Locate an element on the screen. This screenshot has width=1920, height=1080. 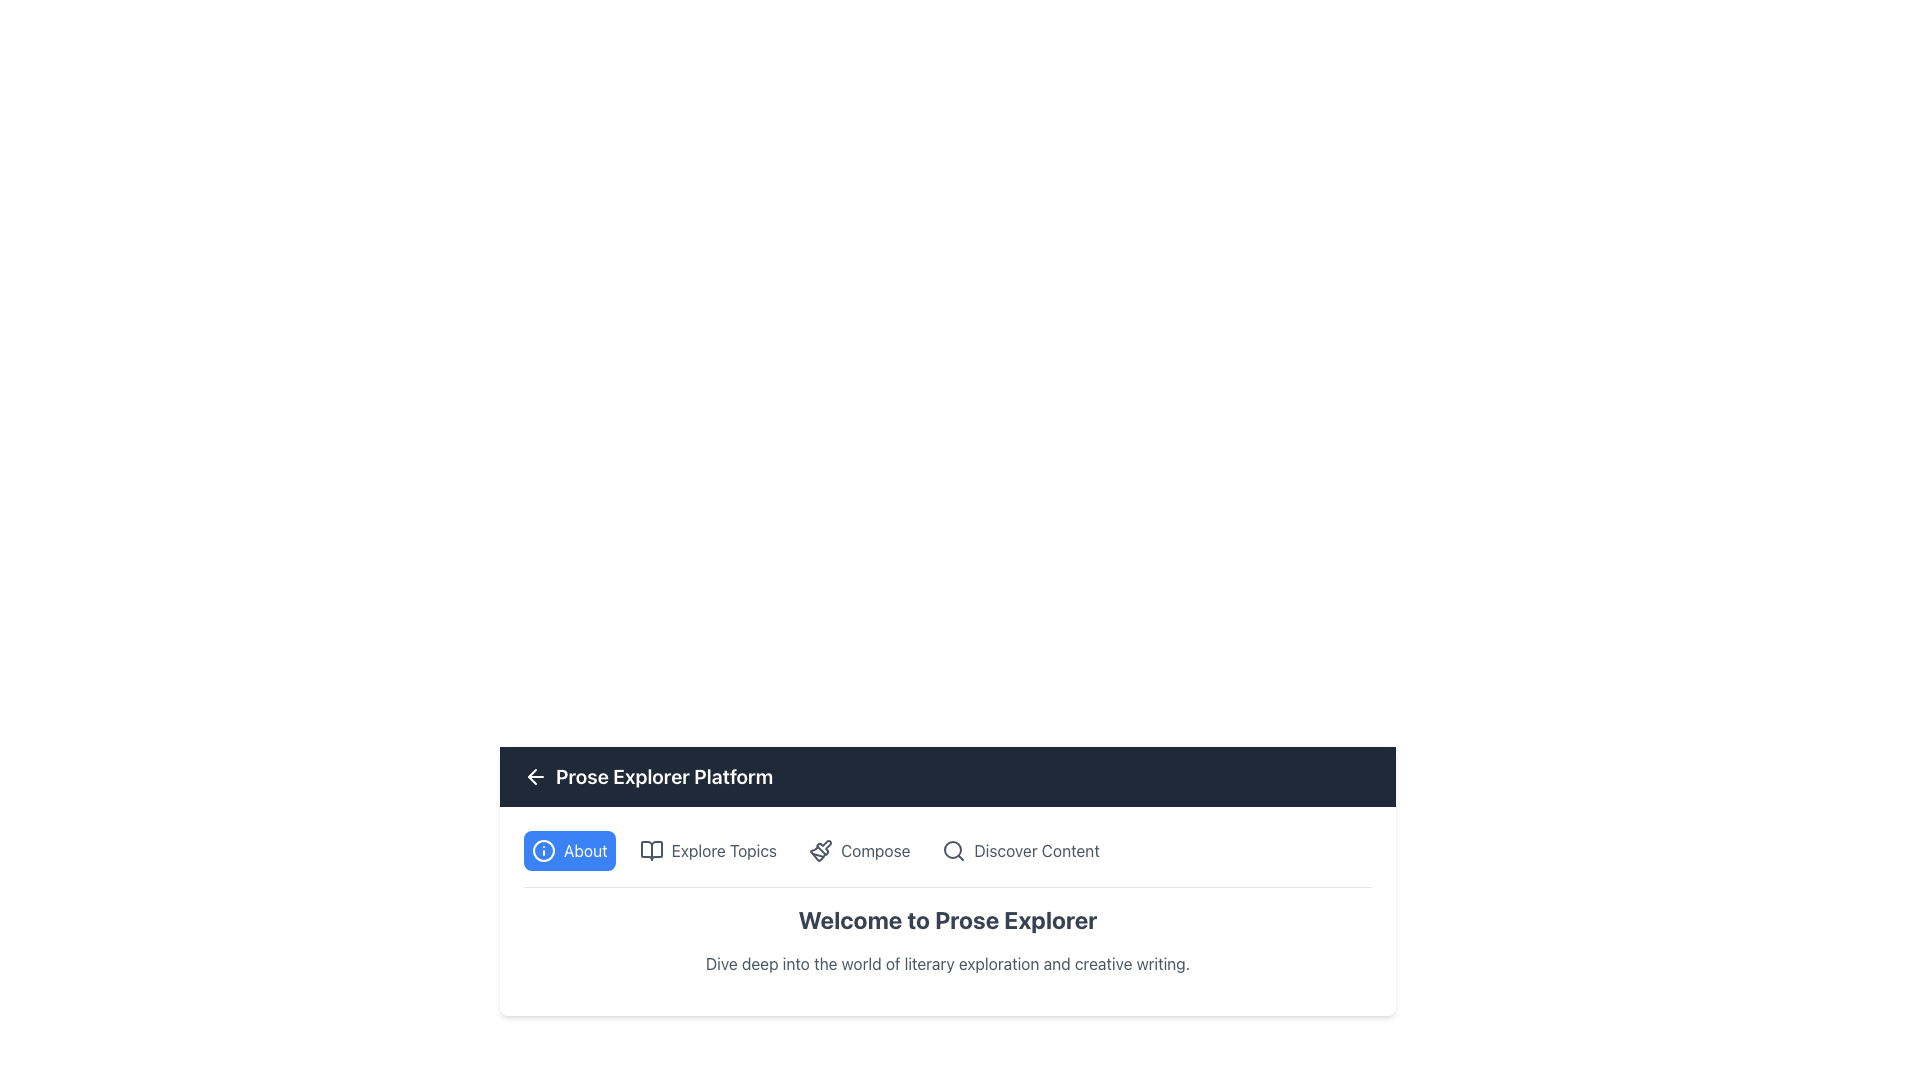
the paintbrush icon located in the navigation bar directly preceding the text 'Compose' is located at coordinates (820, 851).